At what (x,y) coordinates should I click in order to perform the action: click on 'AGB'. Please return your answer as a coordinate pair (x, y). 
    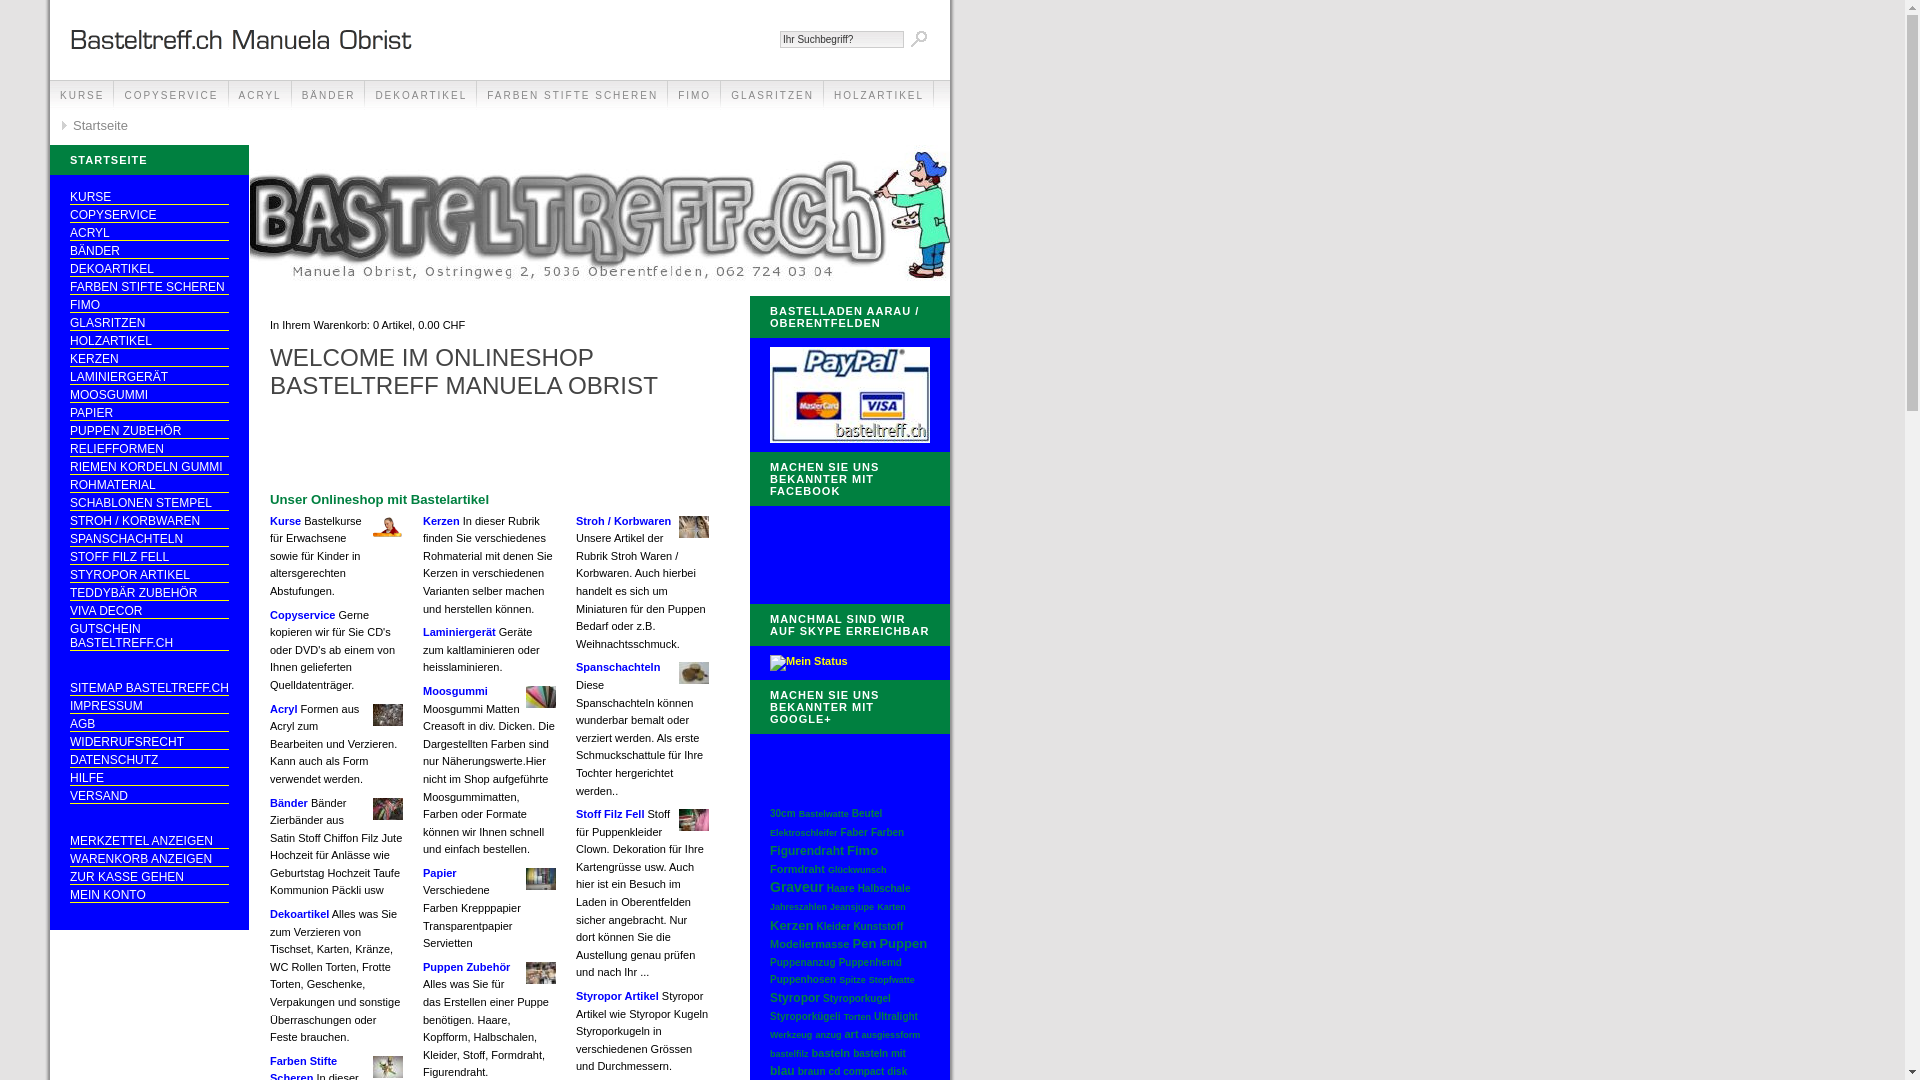
    Looking at the image, I should click on (148, 724).